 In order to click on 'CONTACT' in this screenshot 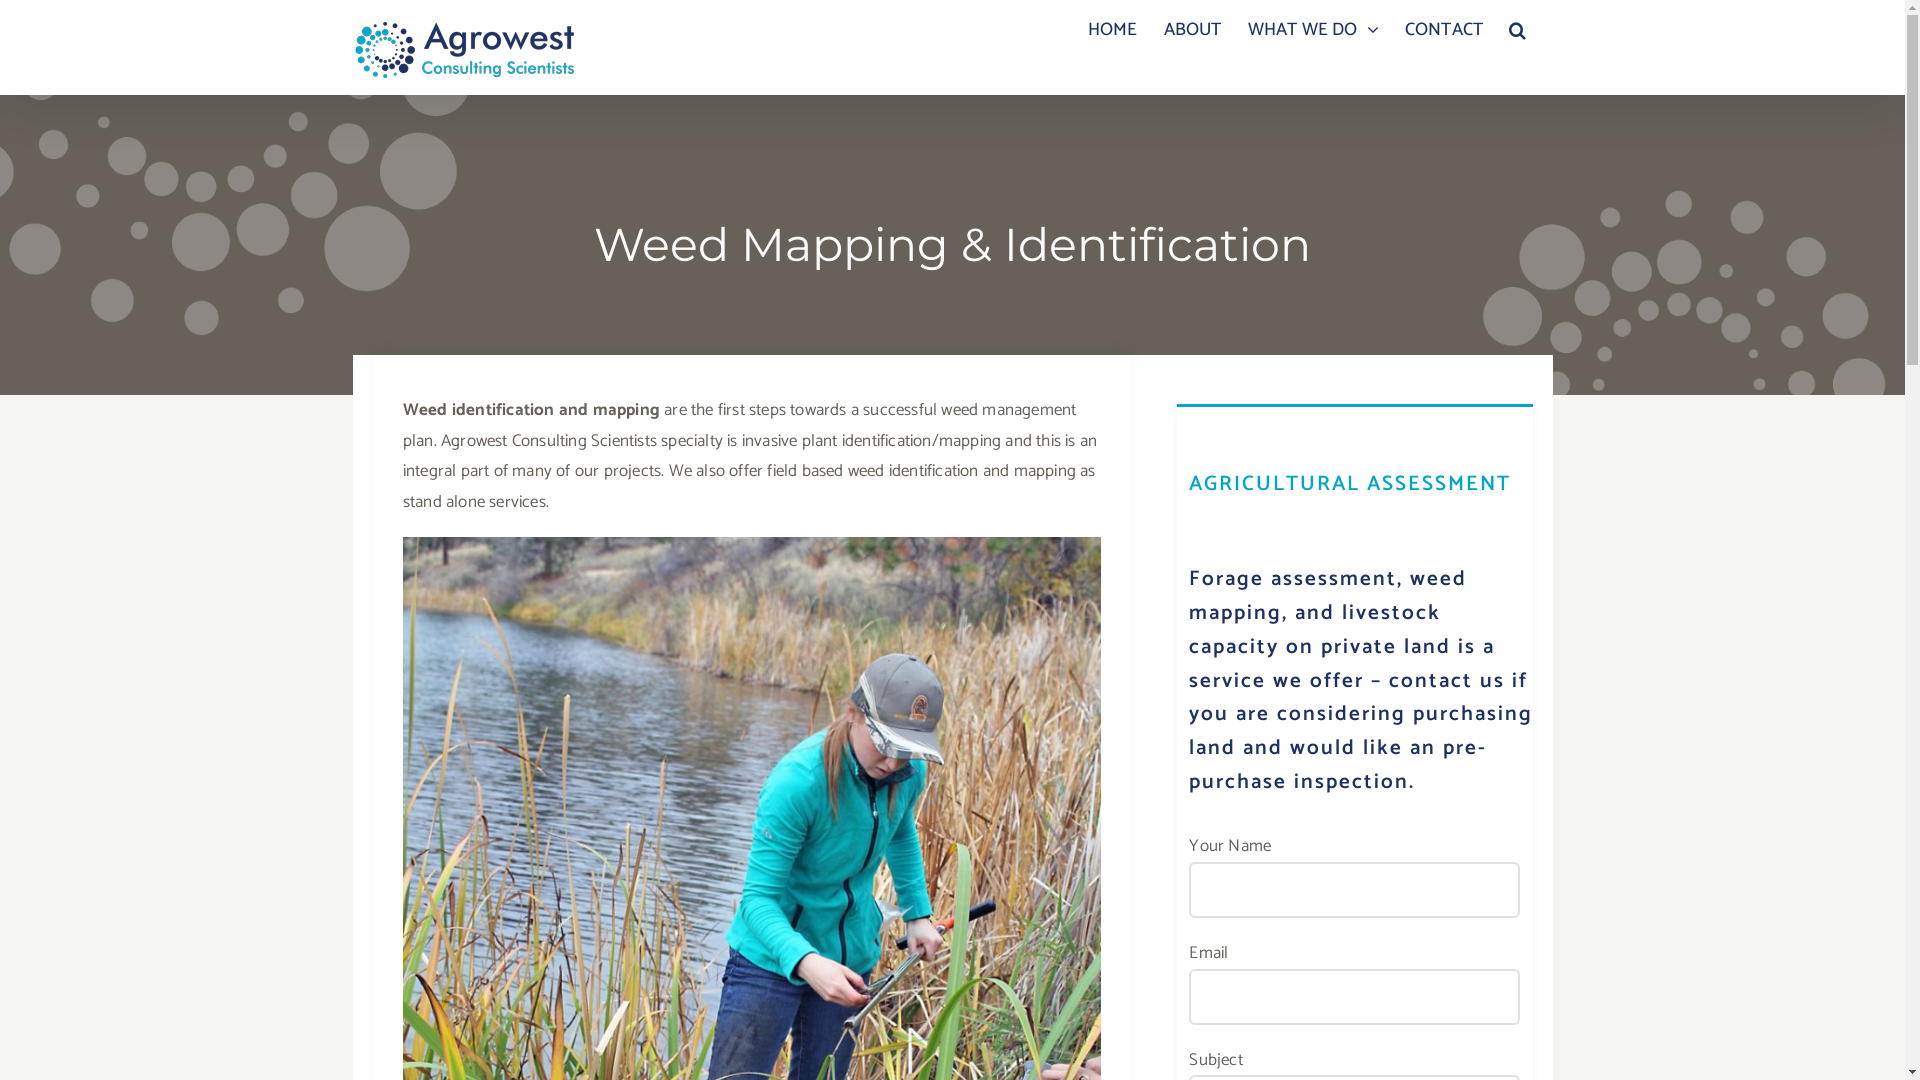, I will do `click(1444, 30)`.